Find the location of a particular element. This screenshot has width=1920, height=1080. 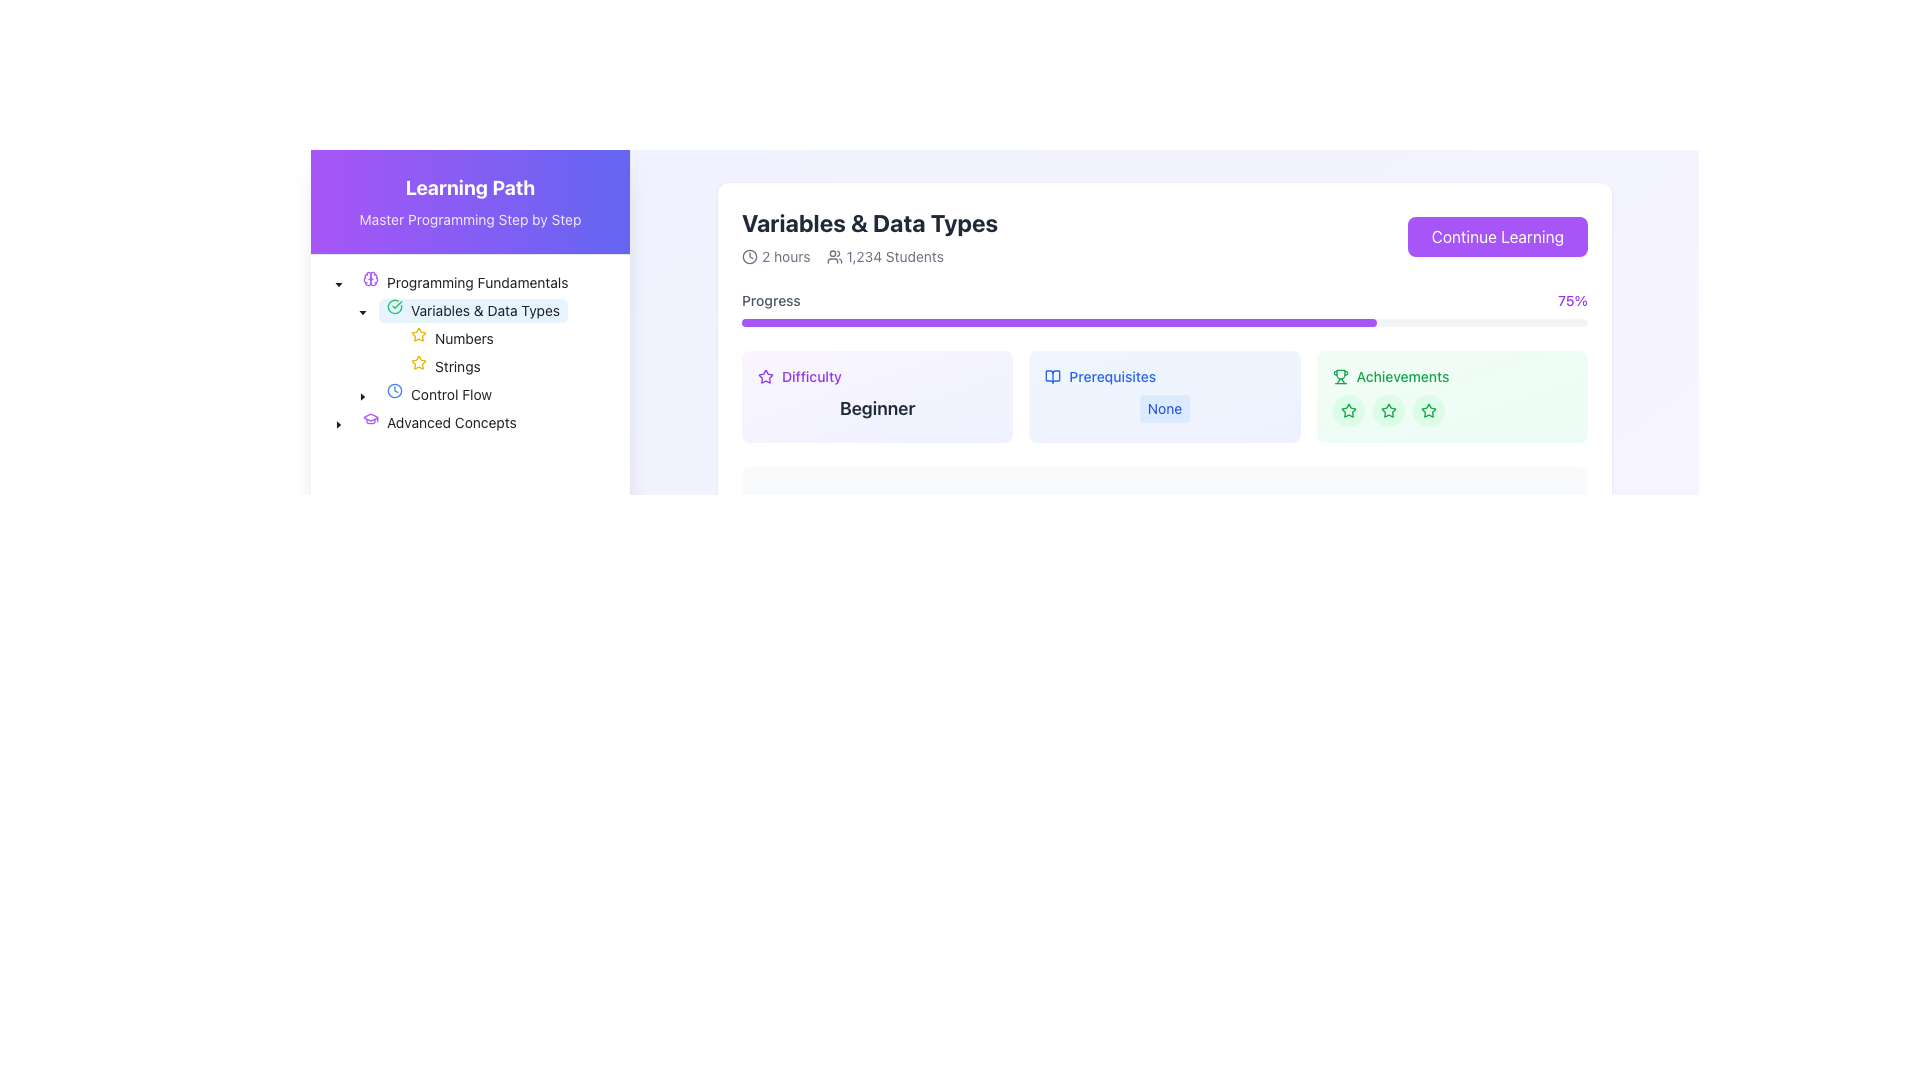

the tree node item labeled 'Advanced Concepts' which is visually represented with a purple graduation cap icon, located under 'Programming Fundamentals' is located at coordinates (438, 422).